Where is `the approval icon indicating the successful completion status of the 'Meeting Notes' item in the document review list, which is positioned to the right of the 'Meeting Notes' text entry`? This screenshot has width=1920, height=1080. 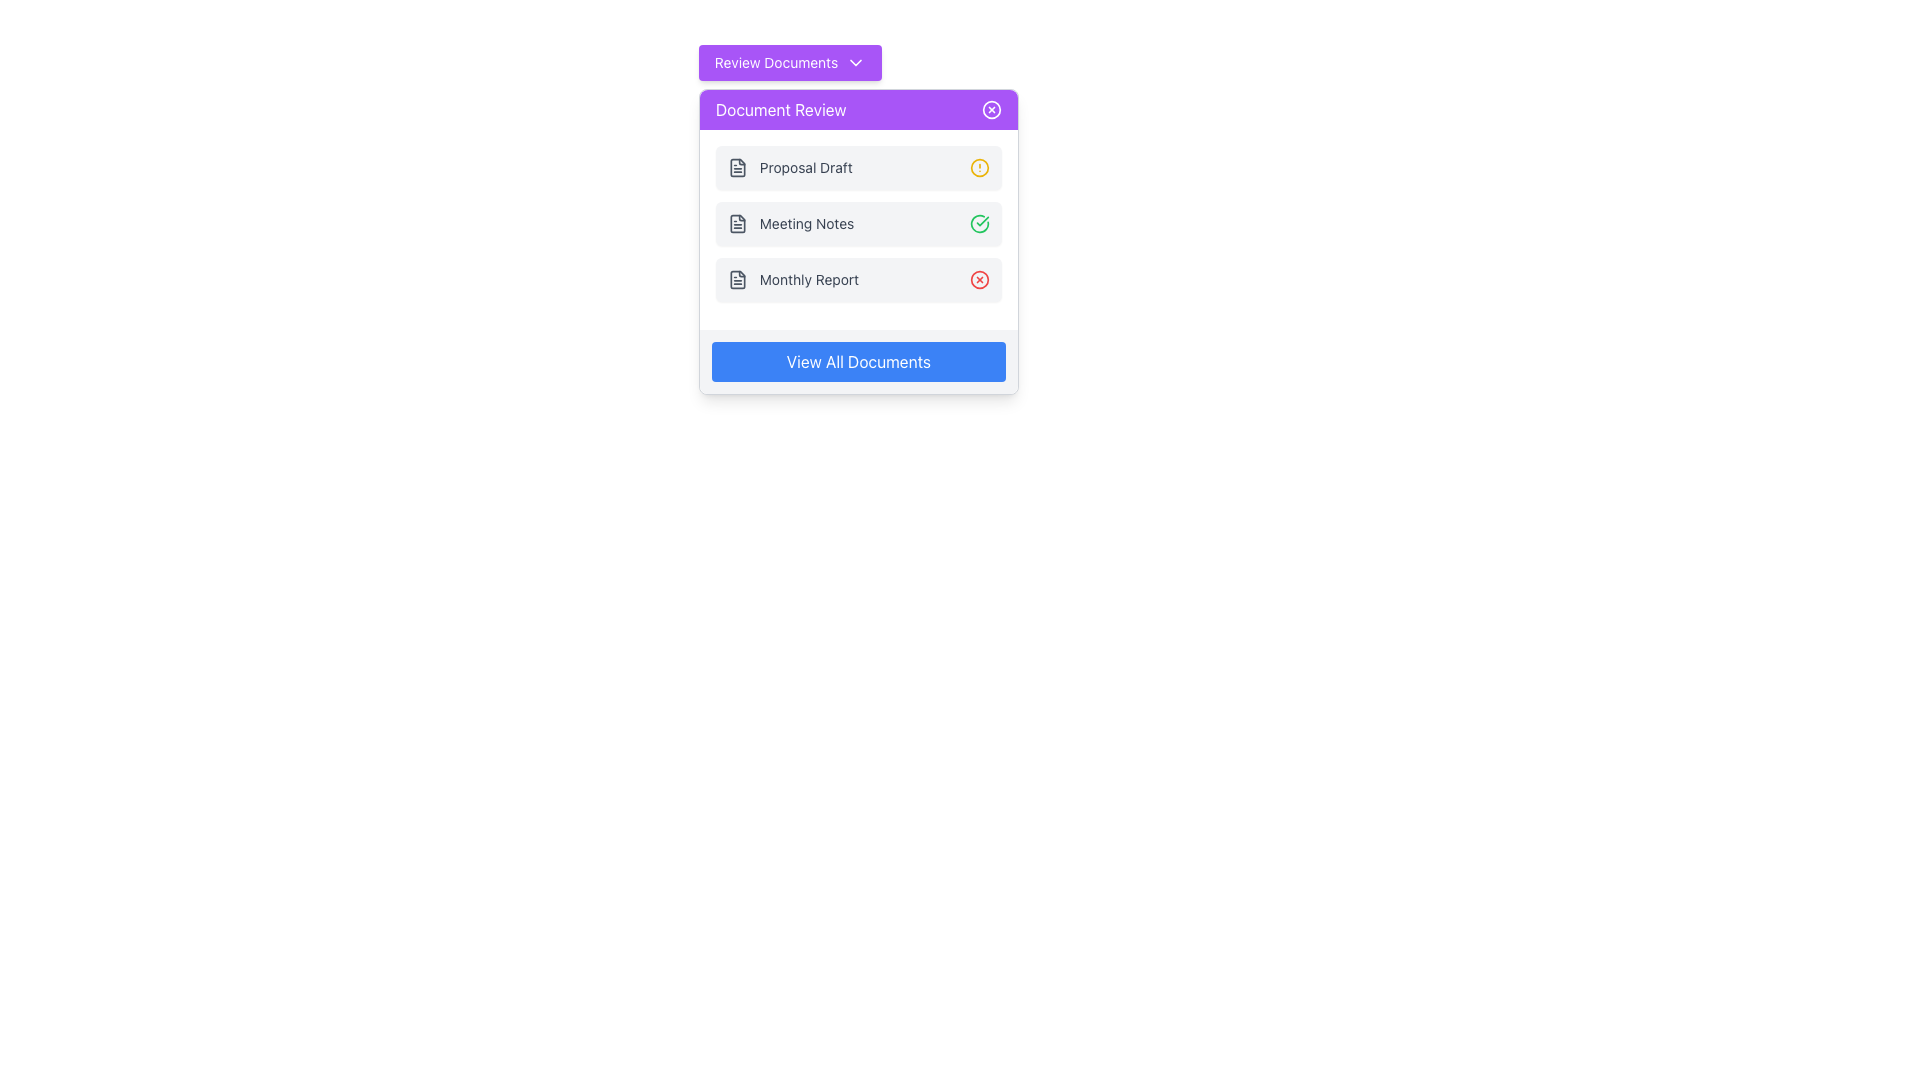 the approval icon indicating the successful completion status of the 'Meeting Notes' item in the document review list, which is positioned to the right of the 'Meeting Notes' text entry is located at coordinates (979, 223).